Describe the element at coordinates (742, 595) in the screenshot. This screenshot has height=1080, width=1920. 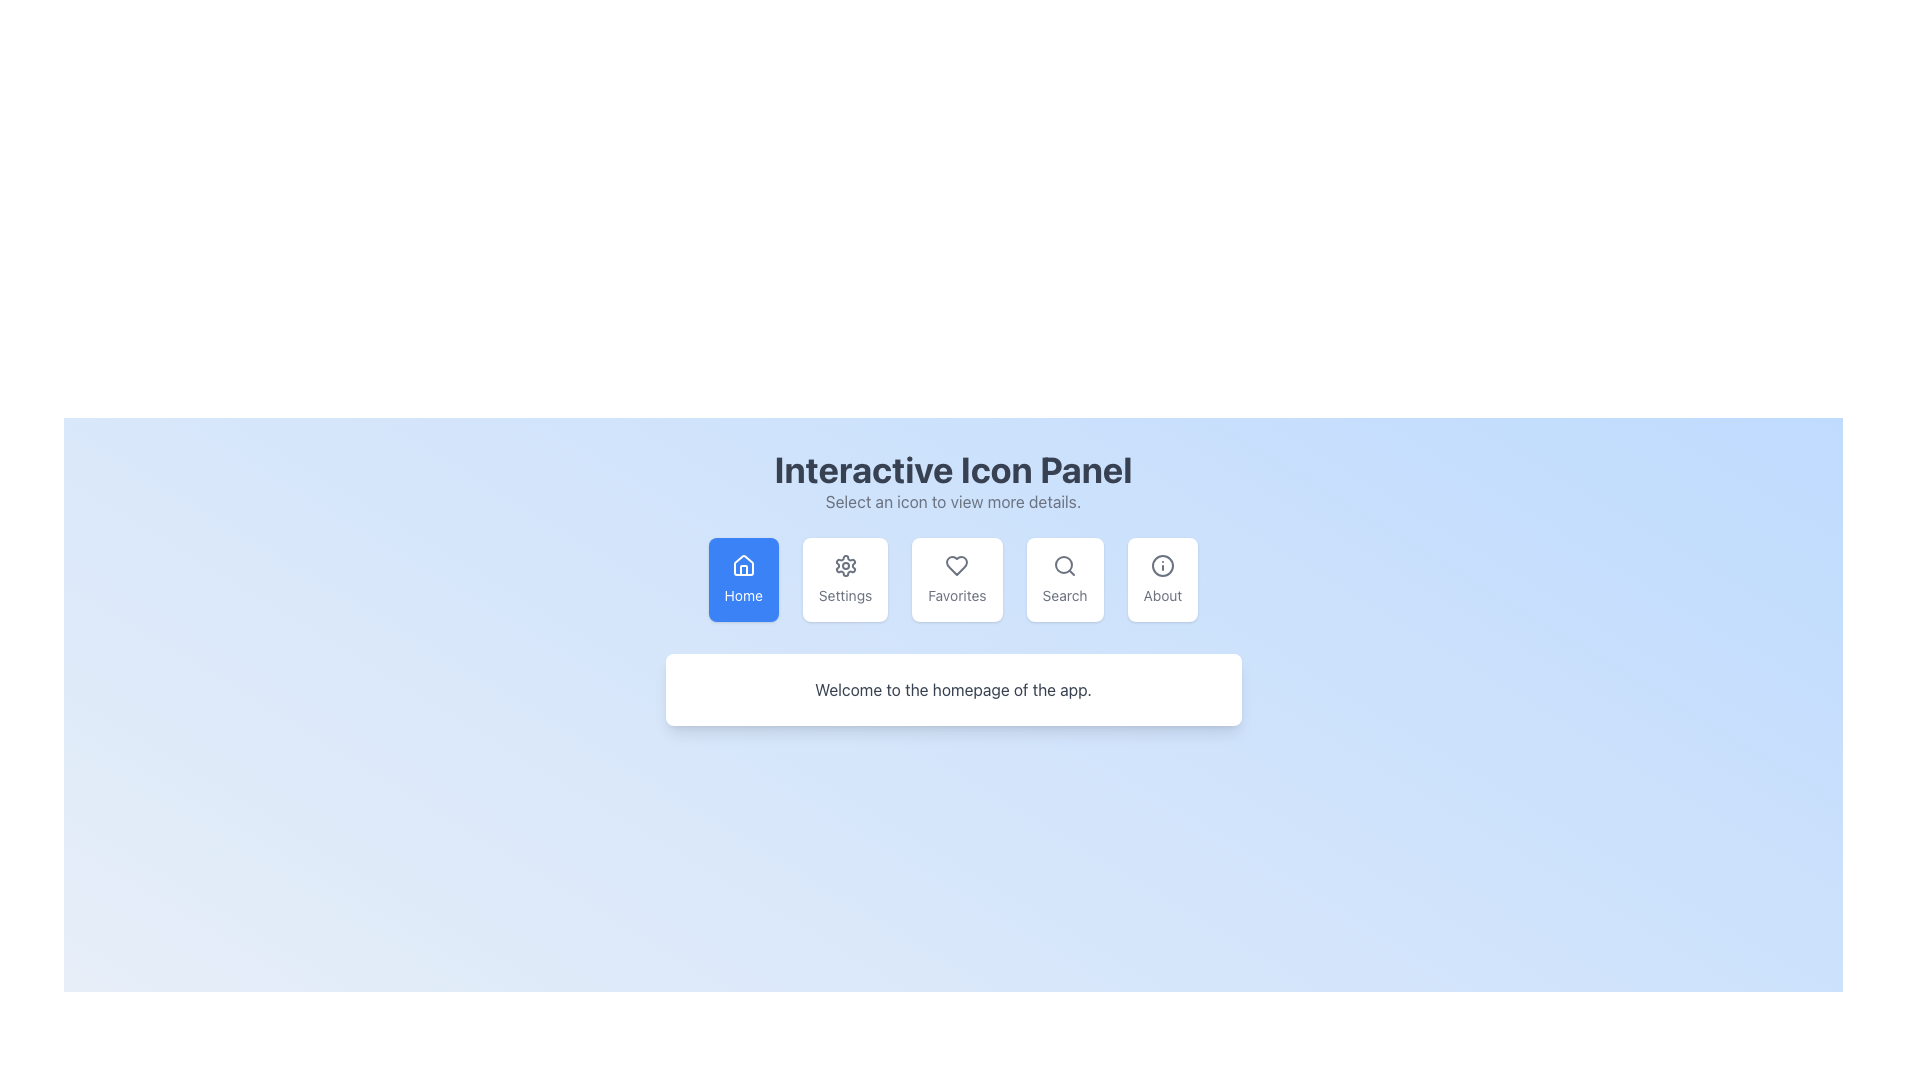
I see `'Home' label located directly below the house-shaped icon in the first icon button of the horizontal row` at that location.